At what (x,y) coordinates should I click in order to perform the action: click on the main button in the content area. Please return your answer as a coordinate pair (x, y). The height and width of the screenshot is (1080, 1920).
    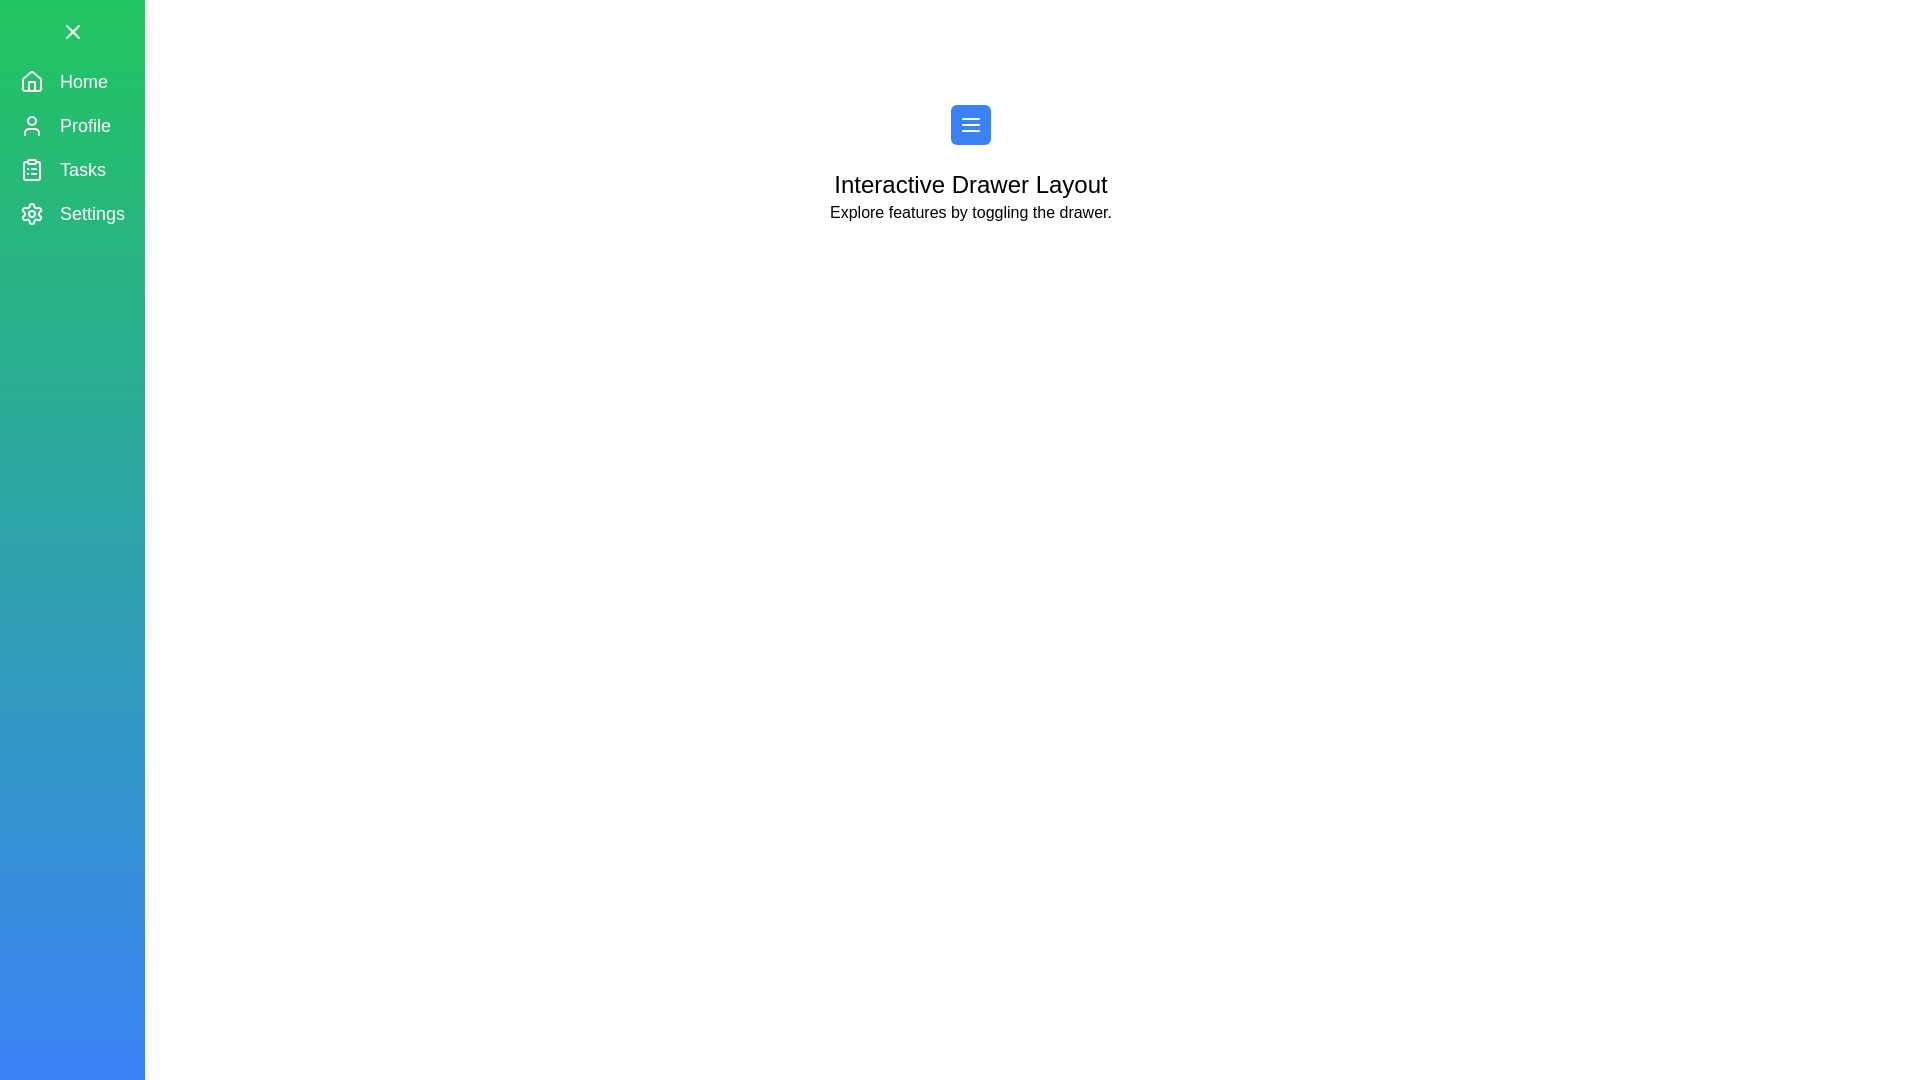
    Looking at the image, I should click on (970, 124).